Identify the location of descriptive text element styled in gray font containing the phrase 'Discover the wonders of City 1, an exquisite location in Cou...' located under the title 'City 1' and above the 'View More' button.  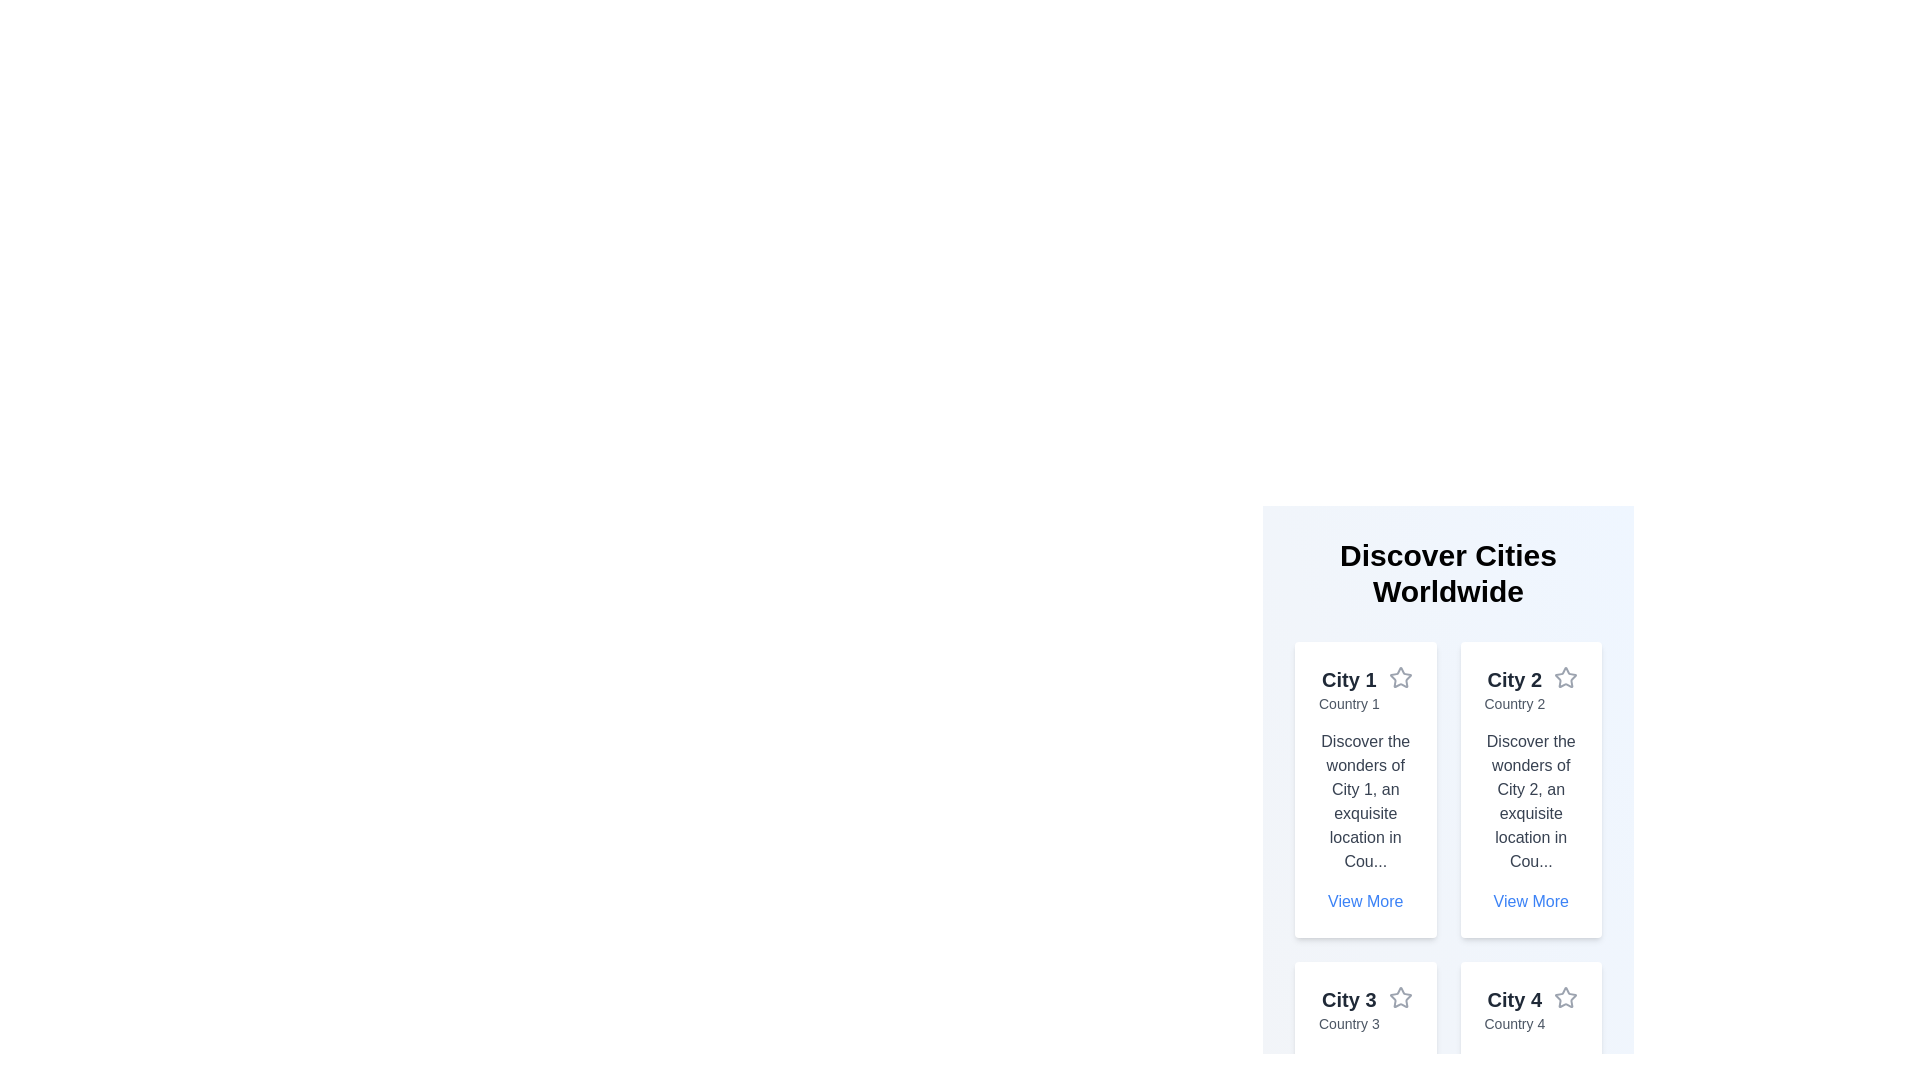
(1364, 801).